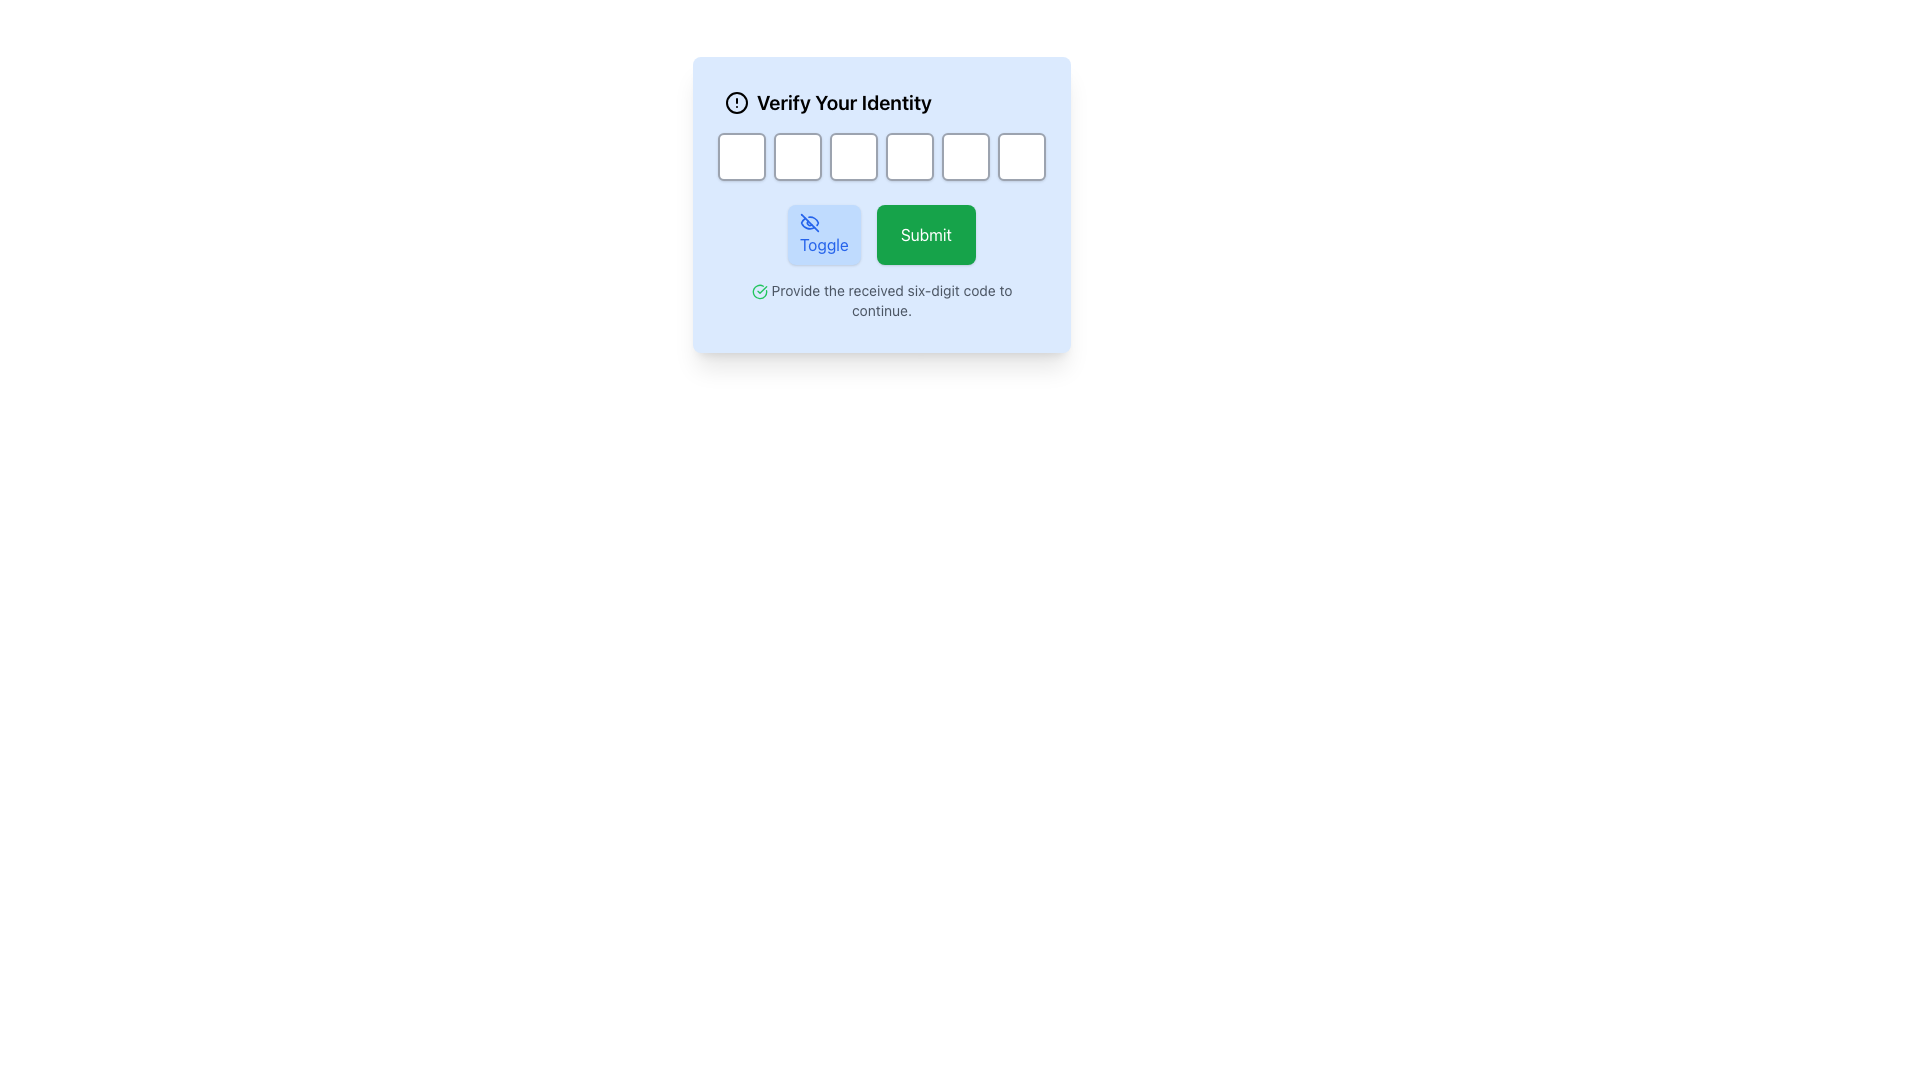 The height and width of the screenshot is (1080, 1920). Describe the element at coordinates (810, 223) in the screenshot. I see `the visual indicator within the 'Toggle' button that communicates visibility settings to the user` at that location.